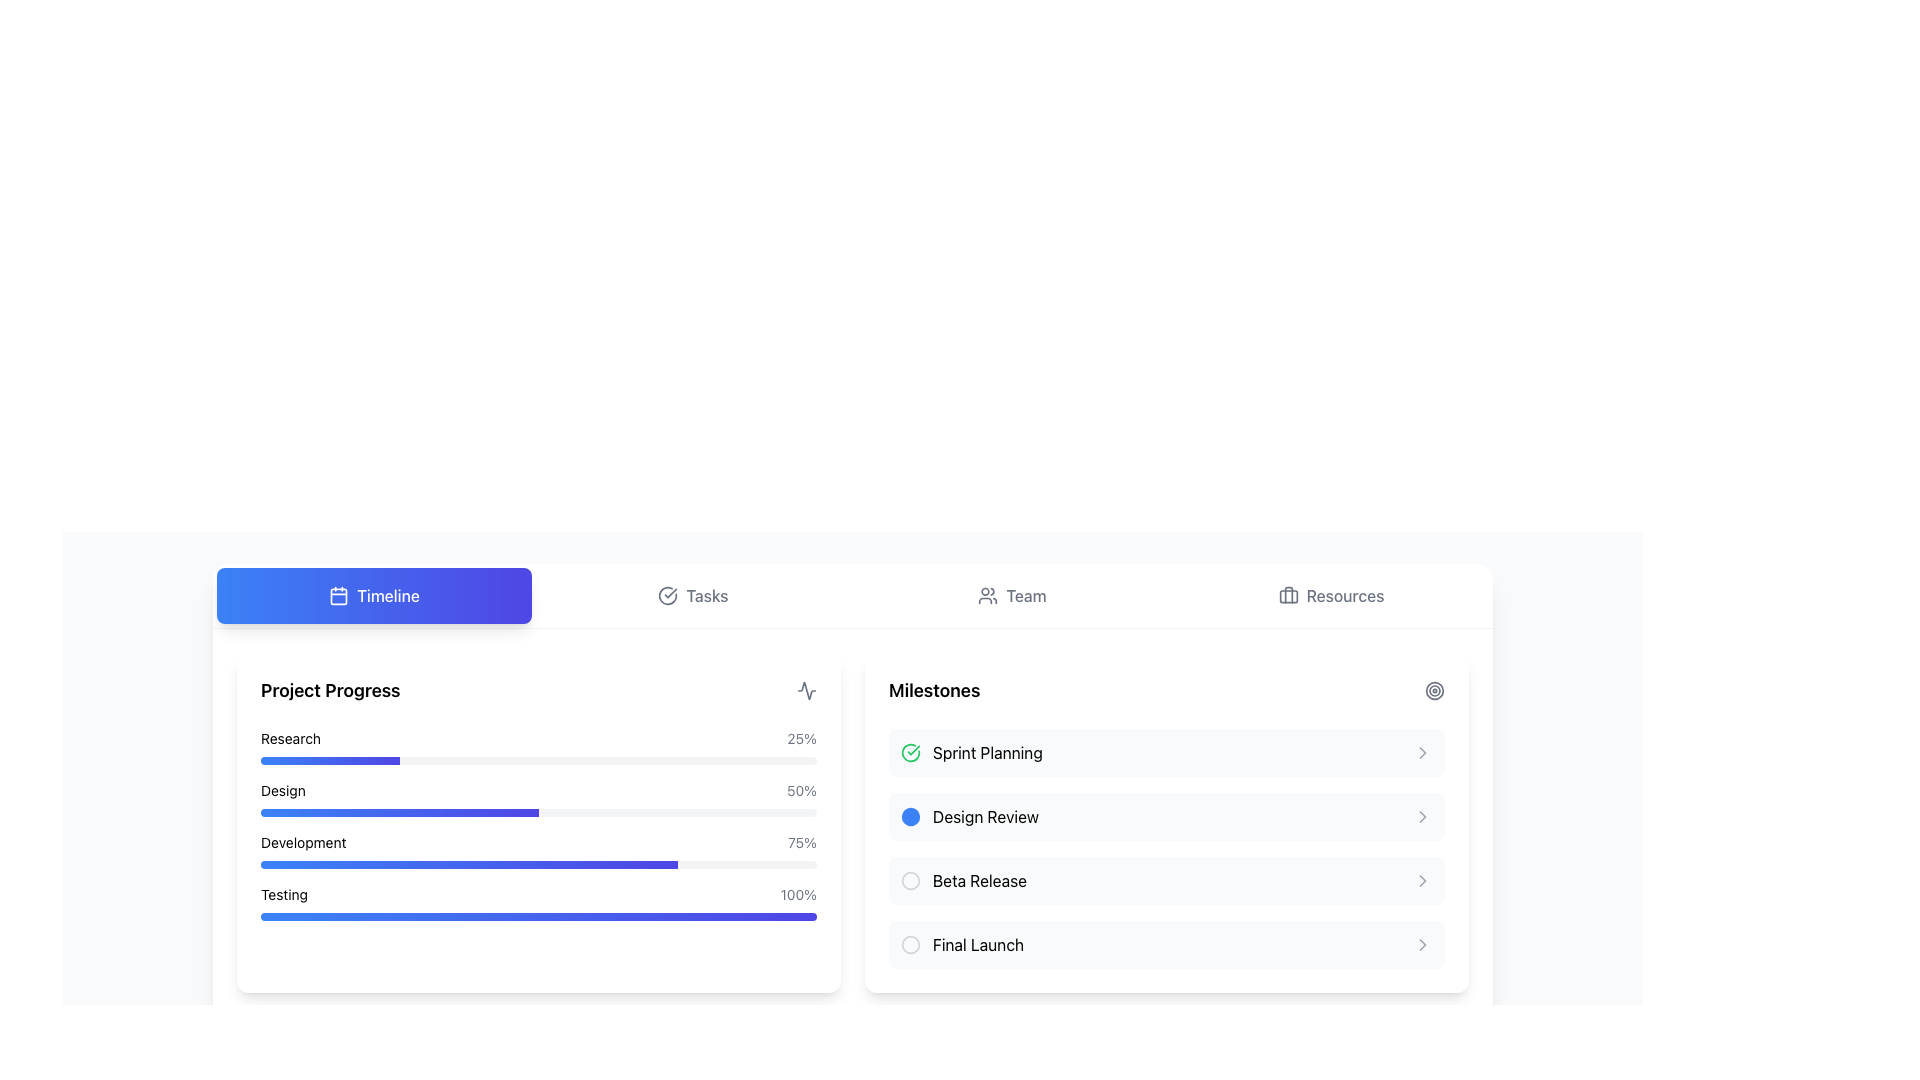  Describe the element at coordinates (1166, 822) in the screenshot. I see `the 'Design Review' milestone in the milestones list` at that location.